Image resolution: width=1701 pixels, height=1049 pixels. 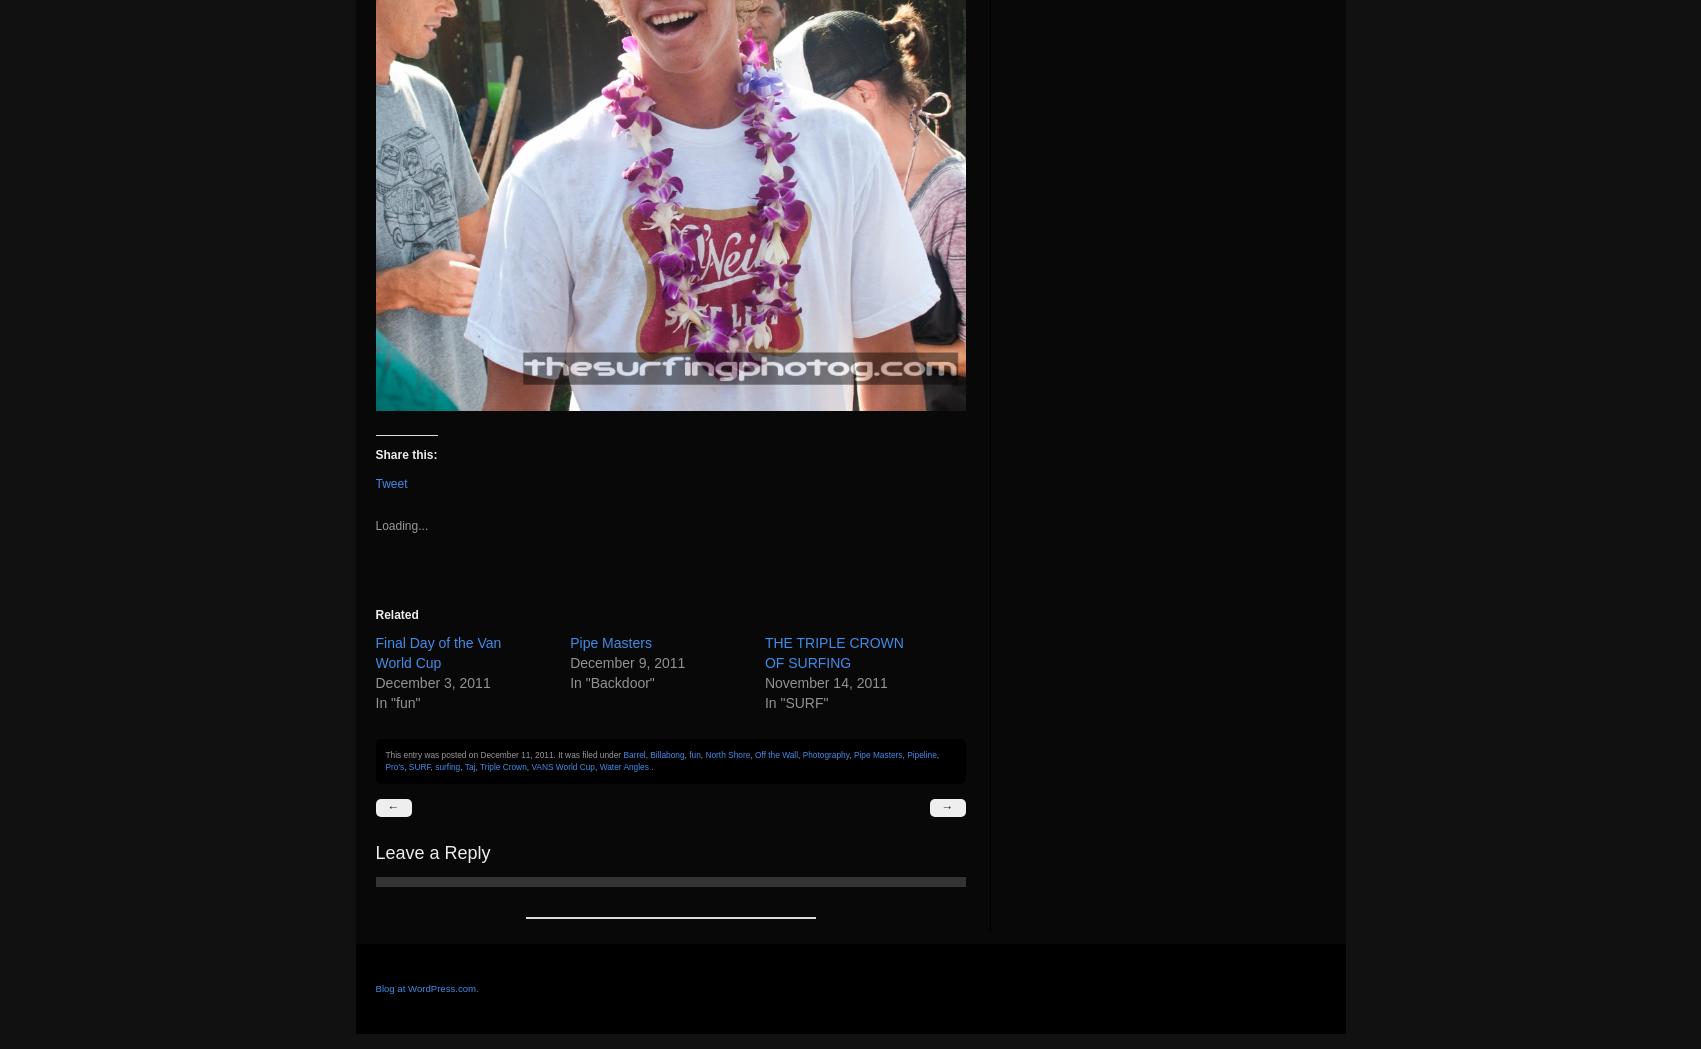 I want to click on 'Photography', so click(x=802, y=753).